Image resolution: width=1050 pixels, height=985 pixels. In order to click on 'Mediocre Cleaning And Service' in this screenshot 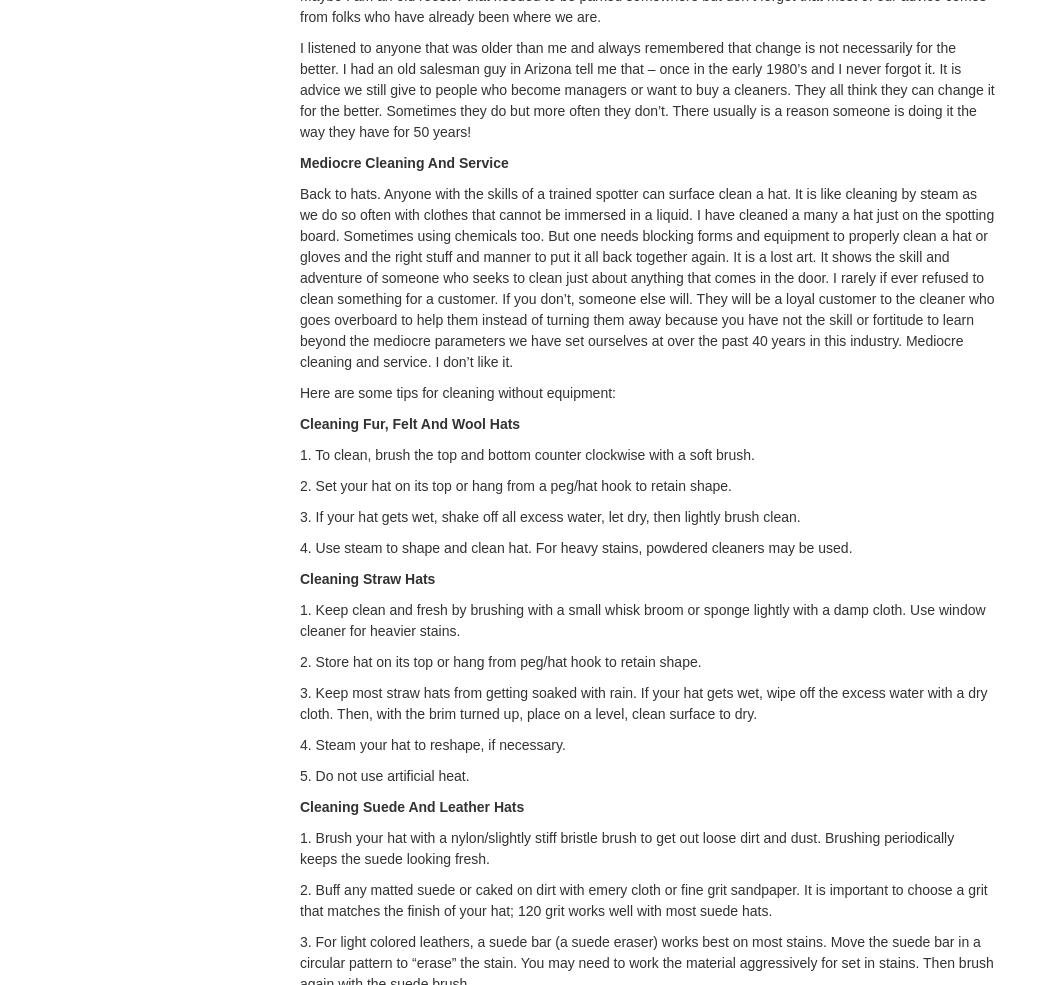, I will do `click(298, 163)`.